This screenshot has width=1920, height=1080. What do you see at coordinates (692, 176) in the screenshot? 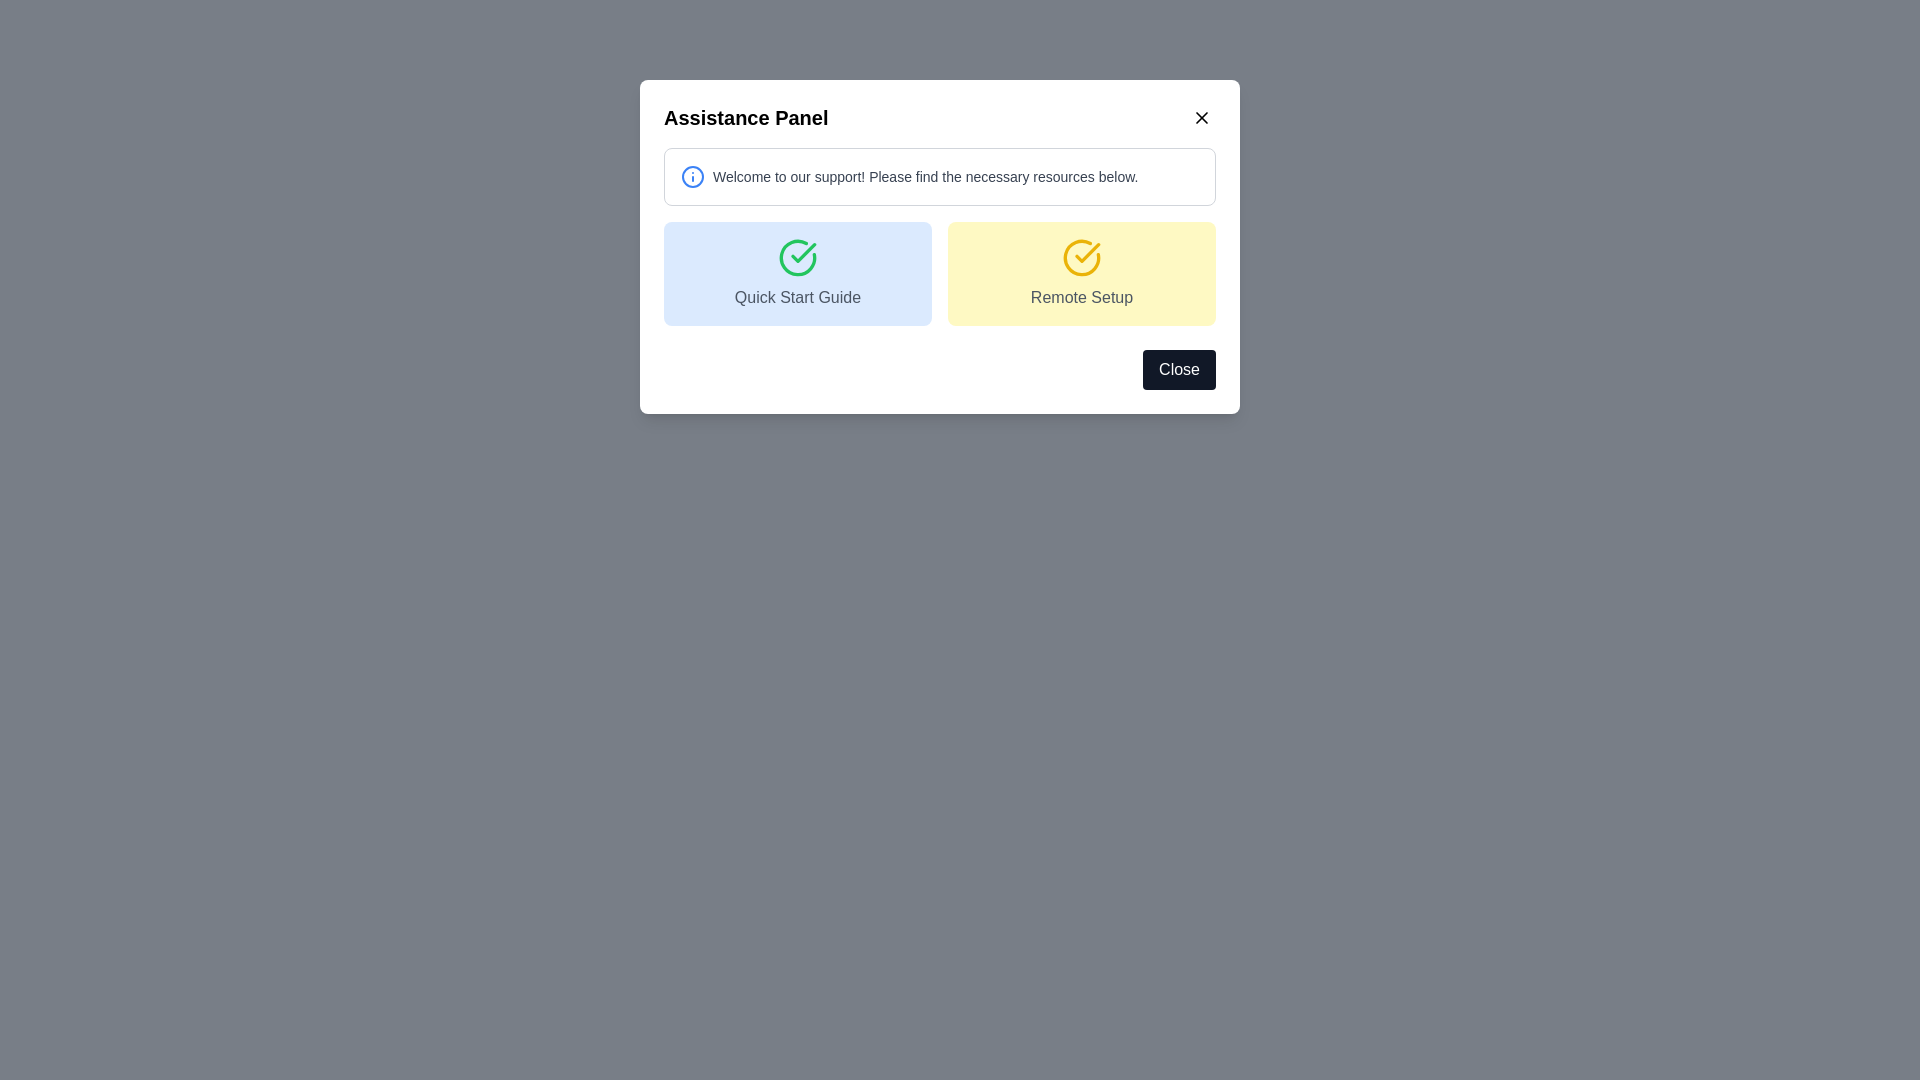
I see `circular blue information icon located at the left side of the welcome message in the Assistance Panel` at bounding box center [692, 176].